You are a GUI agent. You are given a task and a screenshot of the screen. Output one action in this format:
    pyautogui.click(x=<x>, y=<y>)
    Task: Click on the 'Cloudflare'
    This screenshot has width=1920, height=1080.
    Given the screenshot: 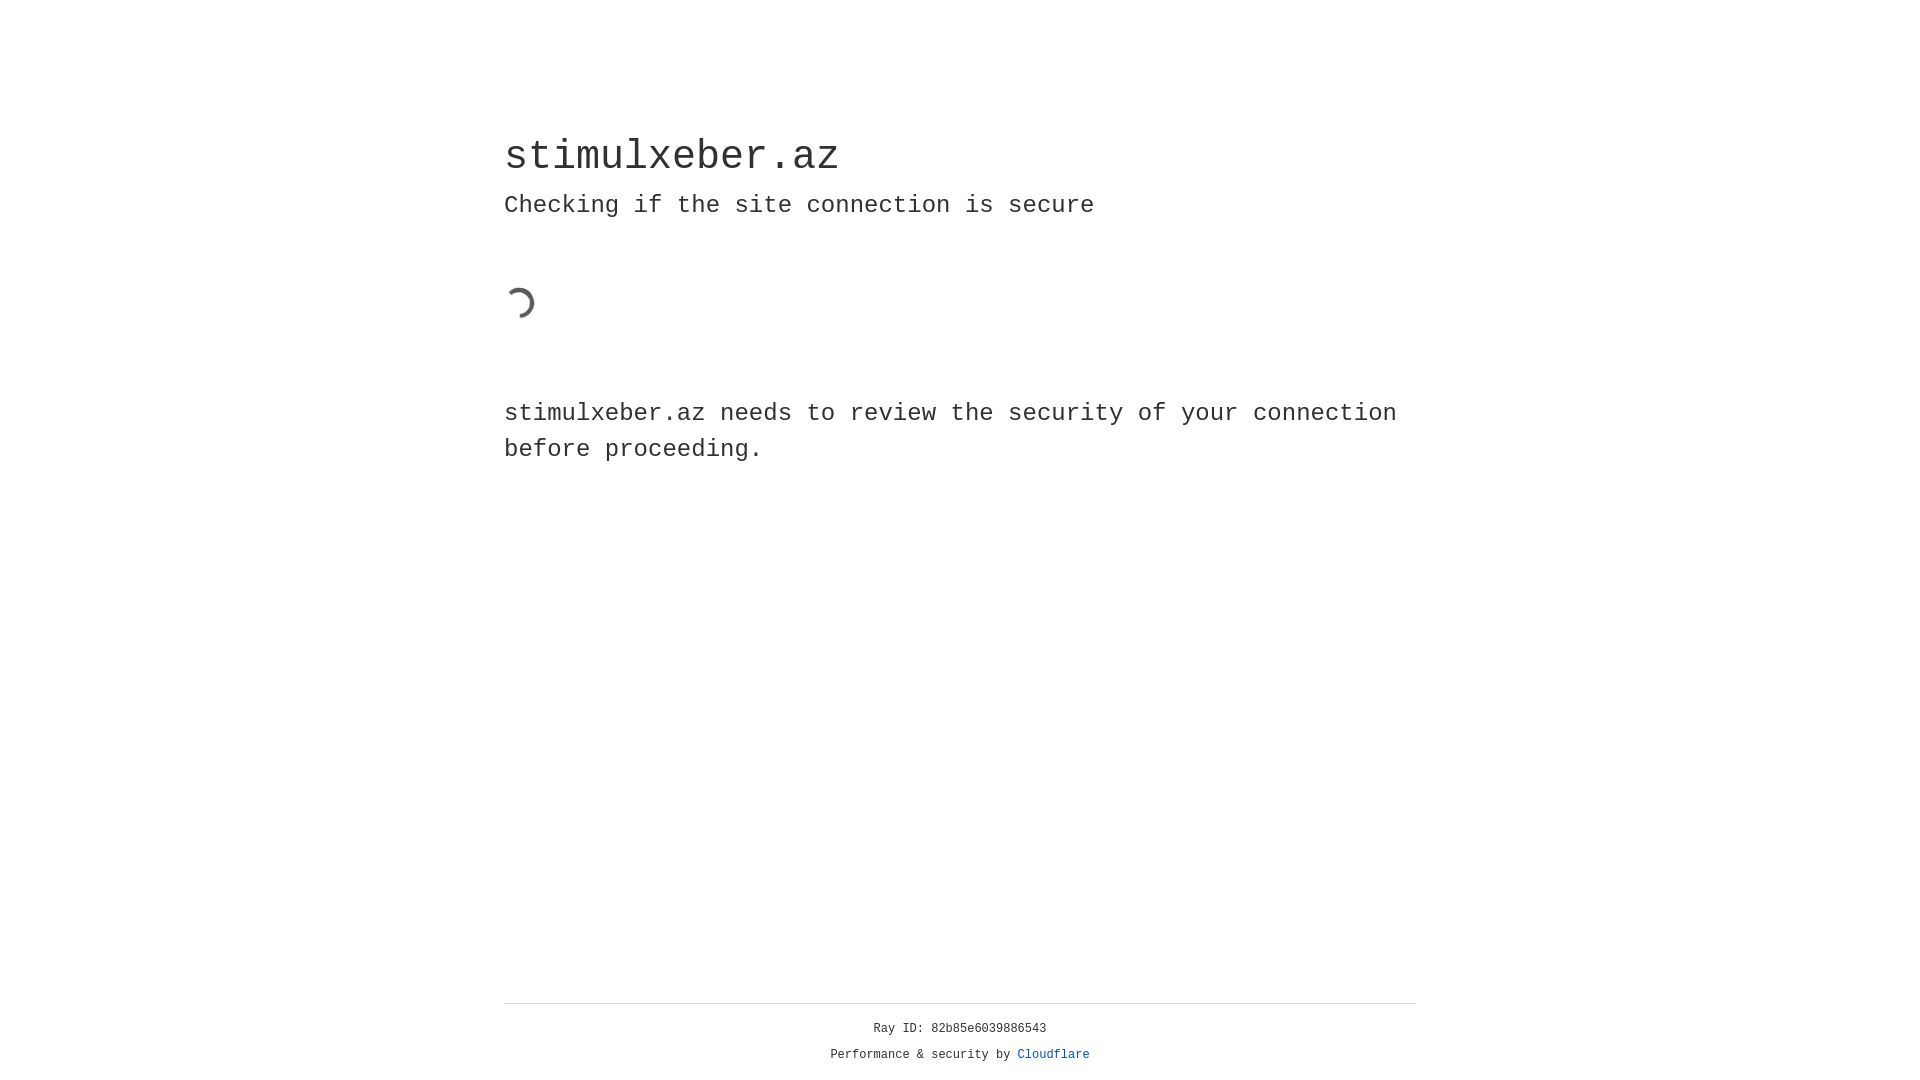 What is the action you would take?
    pyautogui.click(x=1053, y=1054)
    